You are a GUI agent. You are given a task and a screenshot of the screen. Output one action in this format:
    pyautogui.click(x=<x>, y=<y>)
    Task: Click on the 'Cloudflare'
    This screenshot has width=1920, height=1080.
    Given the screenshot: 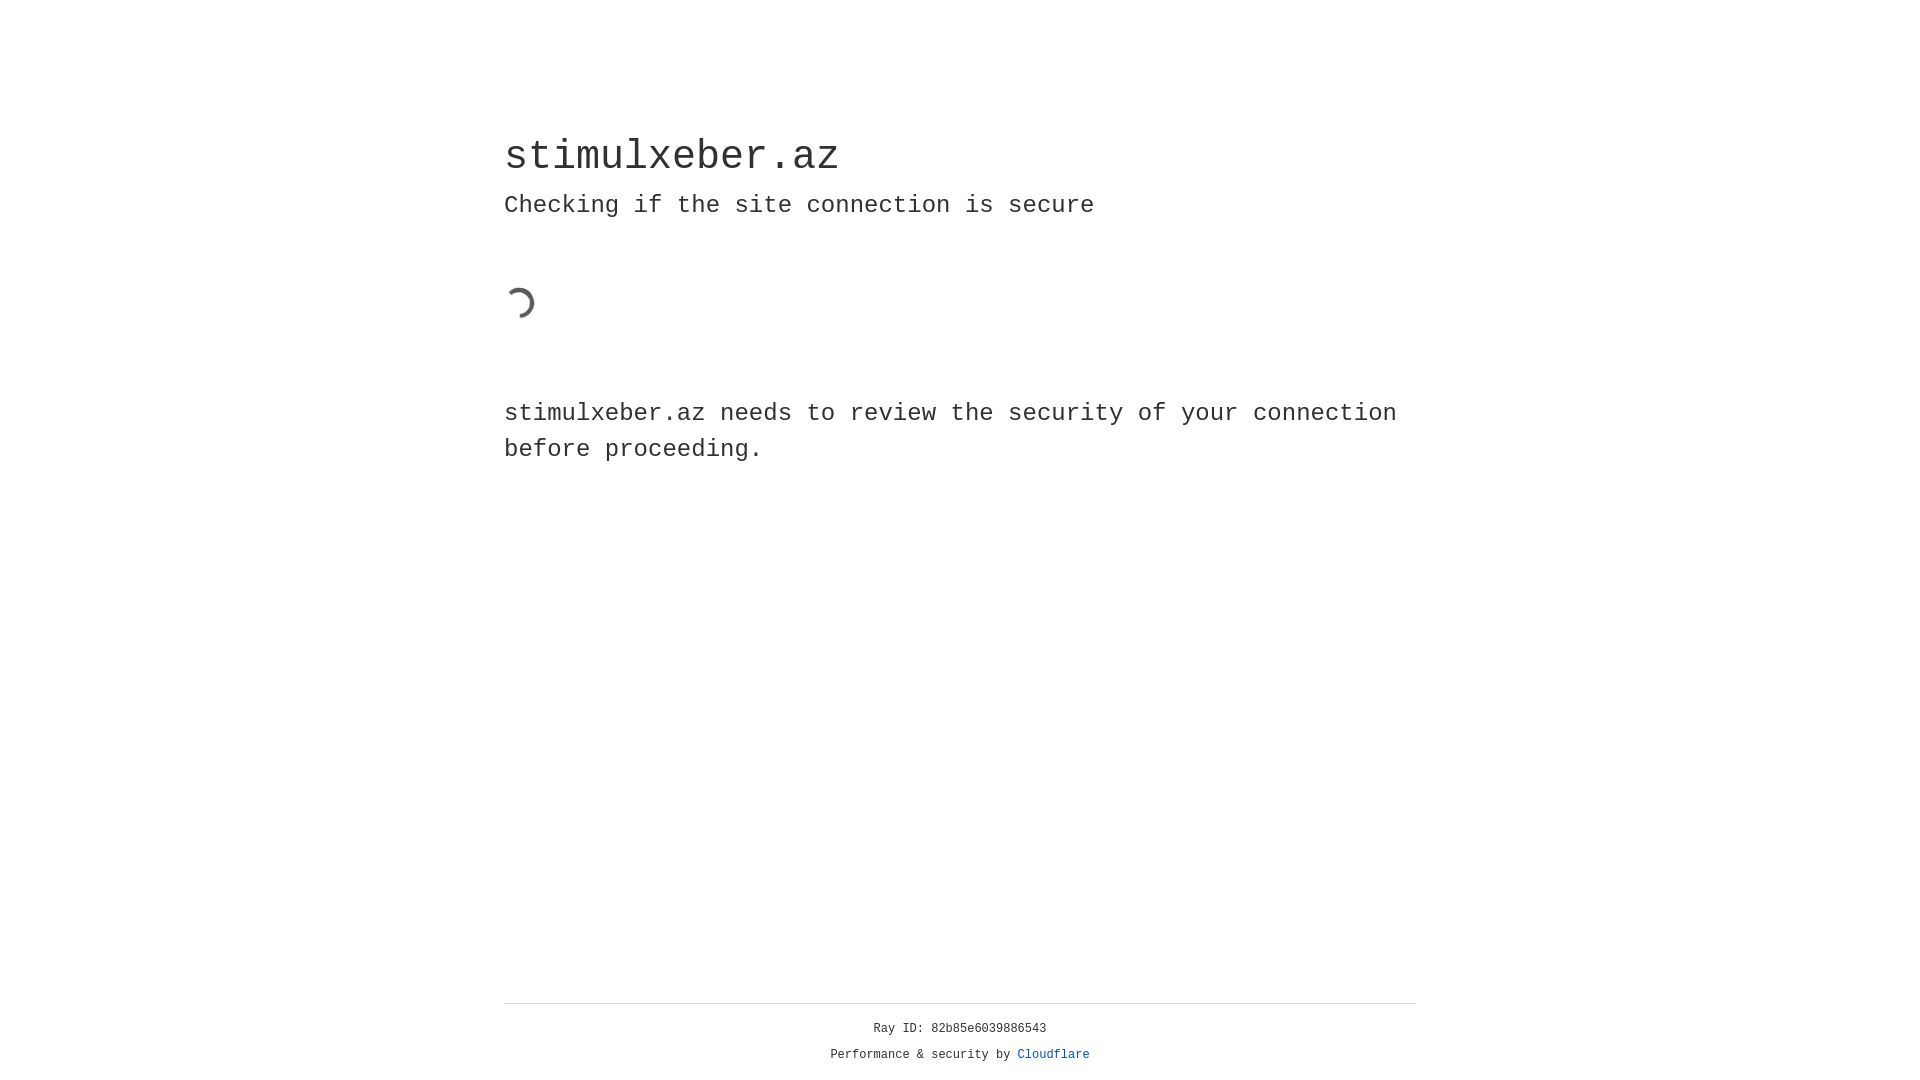 What is the action you would take?
    pyautogui.click(x=1053, y=1054)
    